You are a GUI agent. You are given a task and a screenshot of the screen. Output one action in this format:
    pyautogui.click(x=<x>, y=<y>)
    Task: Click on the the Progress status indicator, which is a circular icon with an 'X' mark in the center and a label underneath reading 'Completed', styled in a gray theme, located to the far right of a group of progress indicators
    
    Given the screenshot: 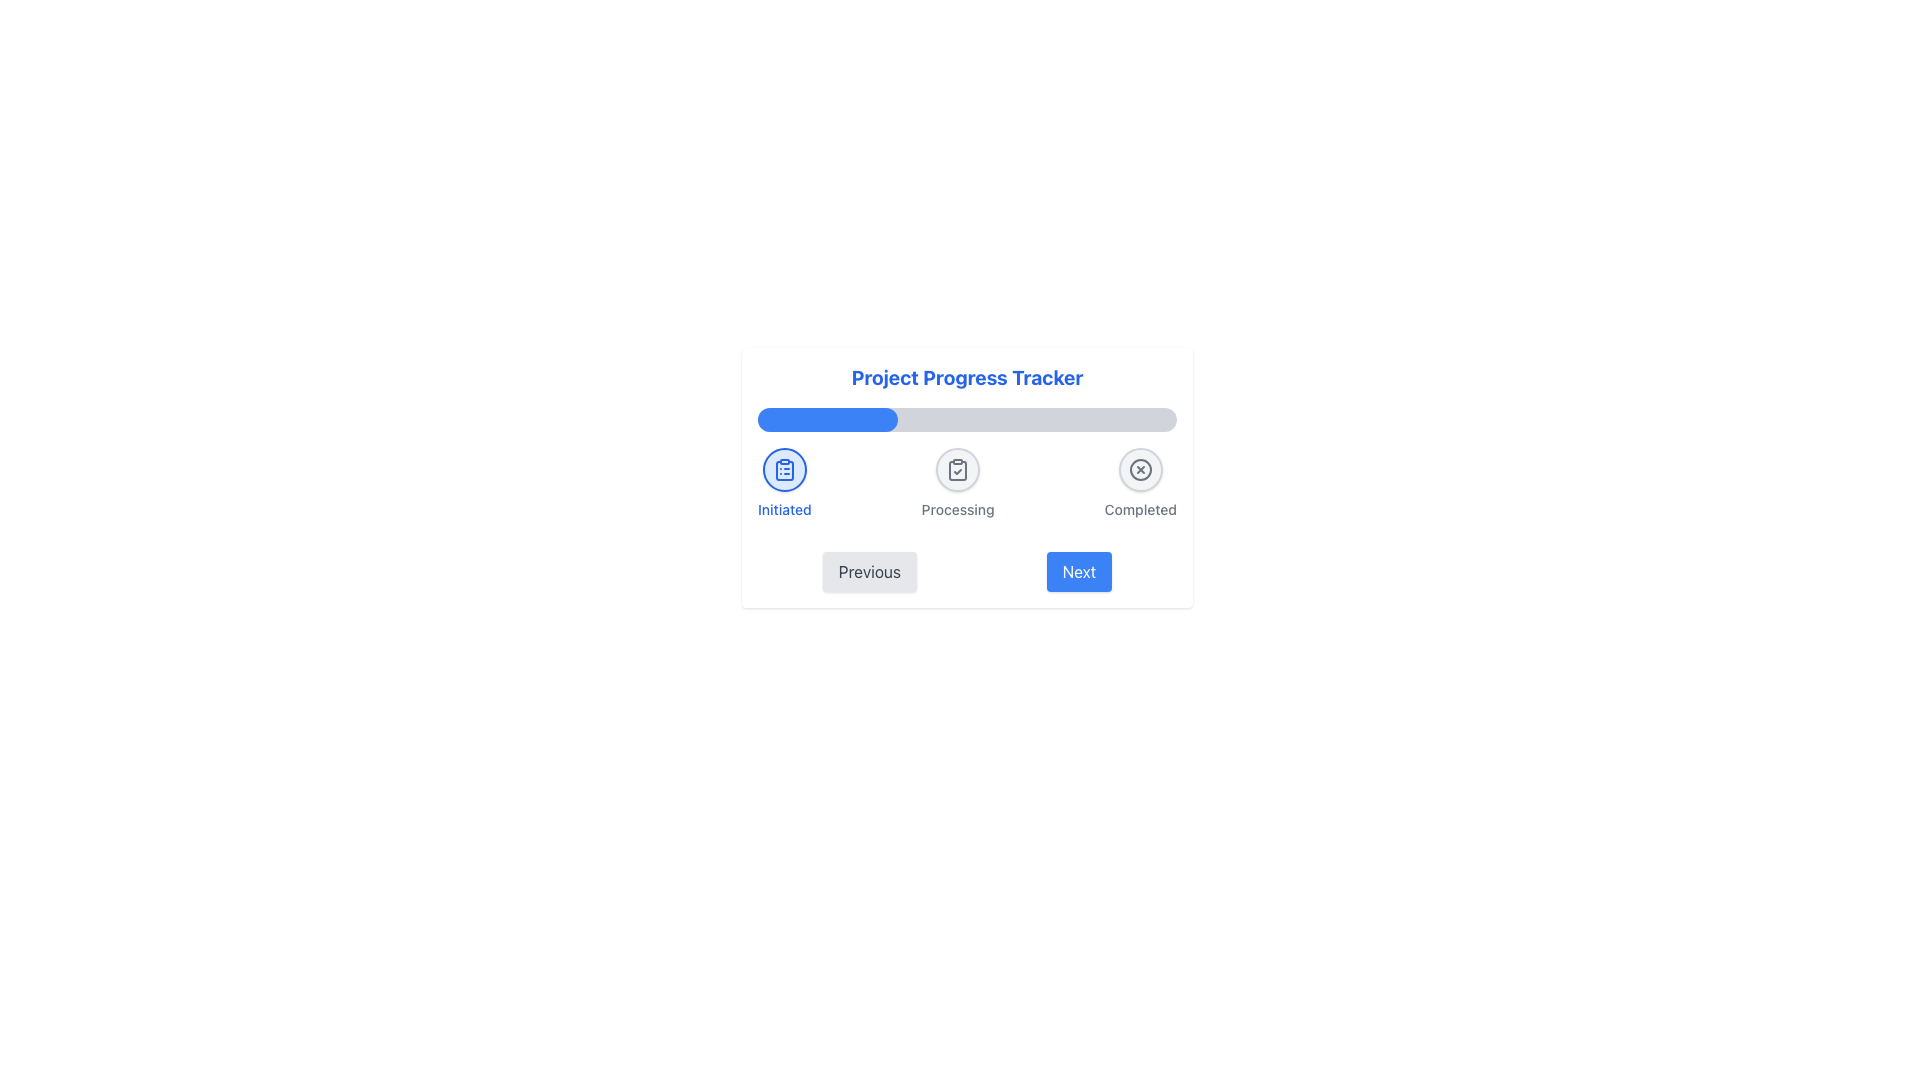 What is the action you would take?
    pyautogui.click(x=1140, y=483)
    